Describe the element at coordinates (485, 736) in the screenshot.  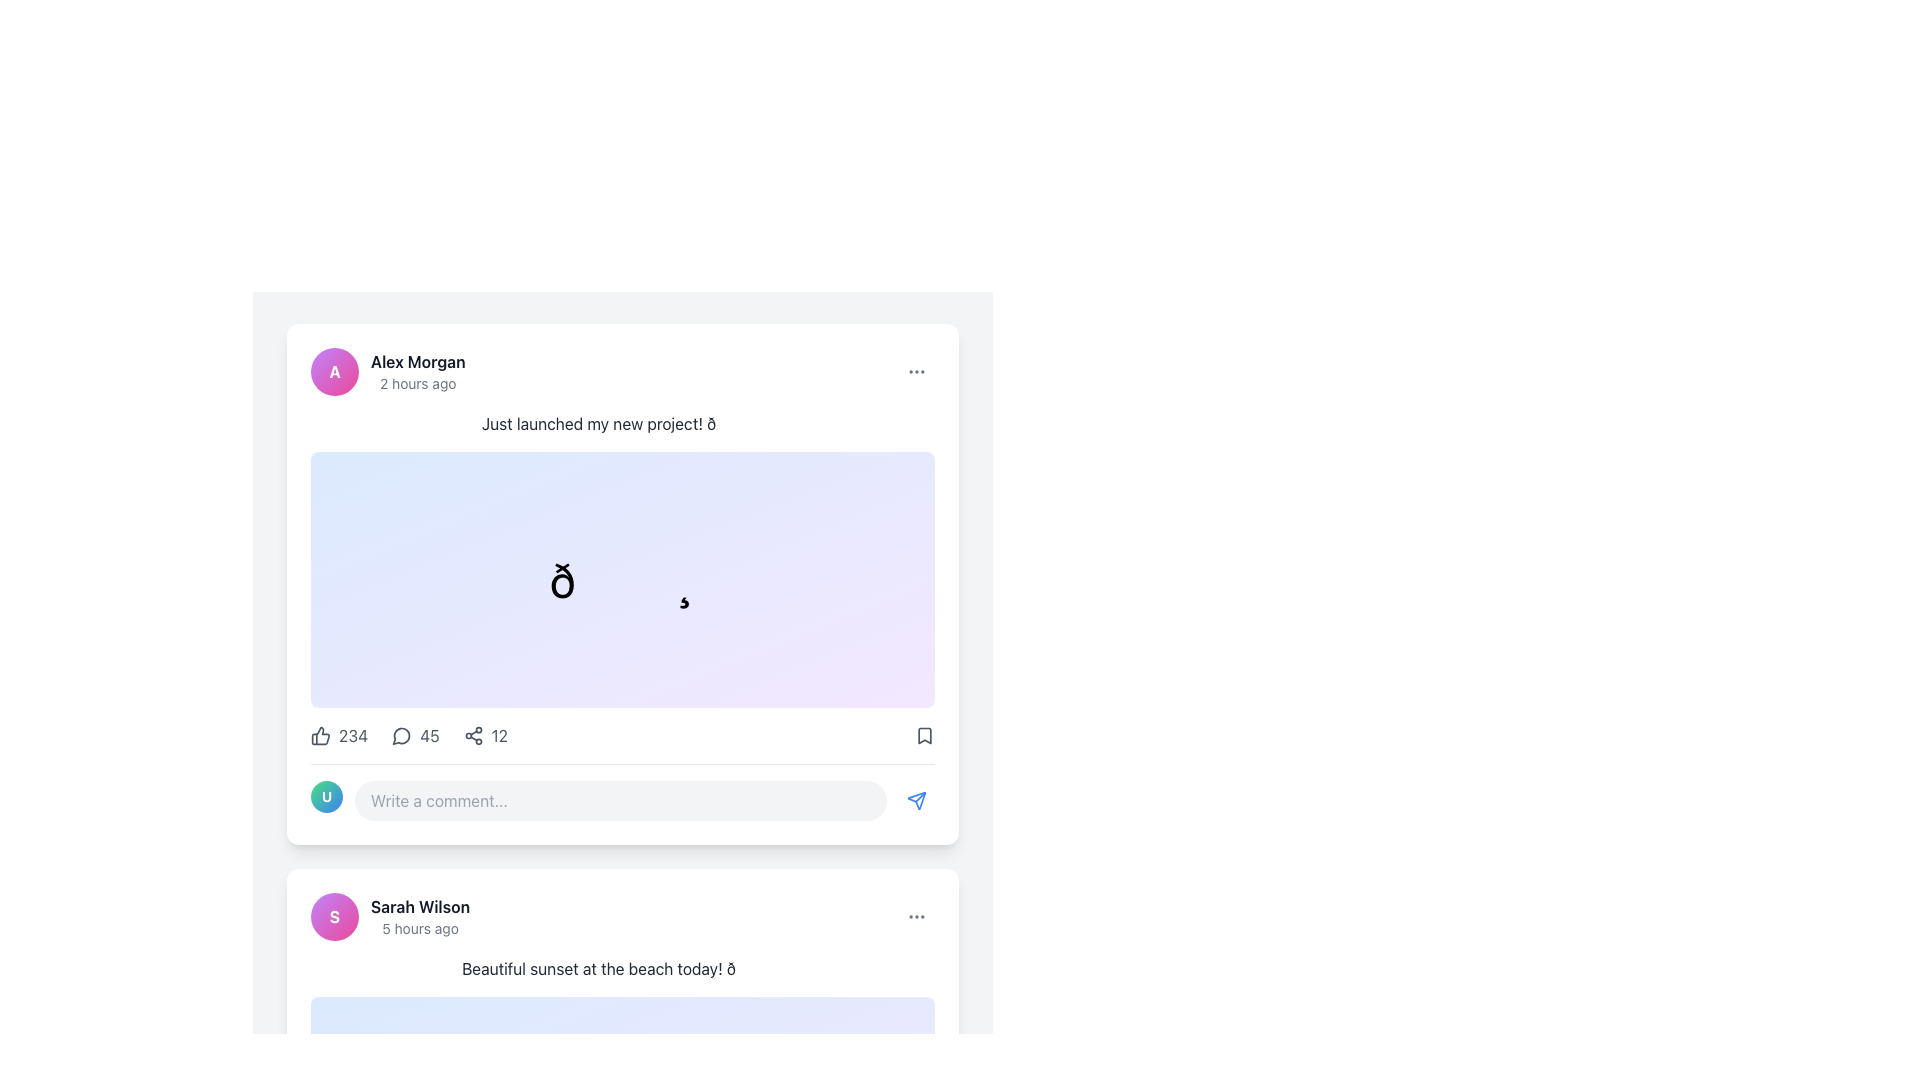
I see `the sharing icon, which is the third item in a horizontal row of interactive elements below a shared post` at that location.